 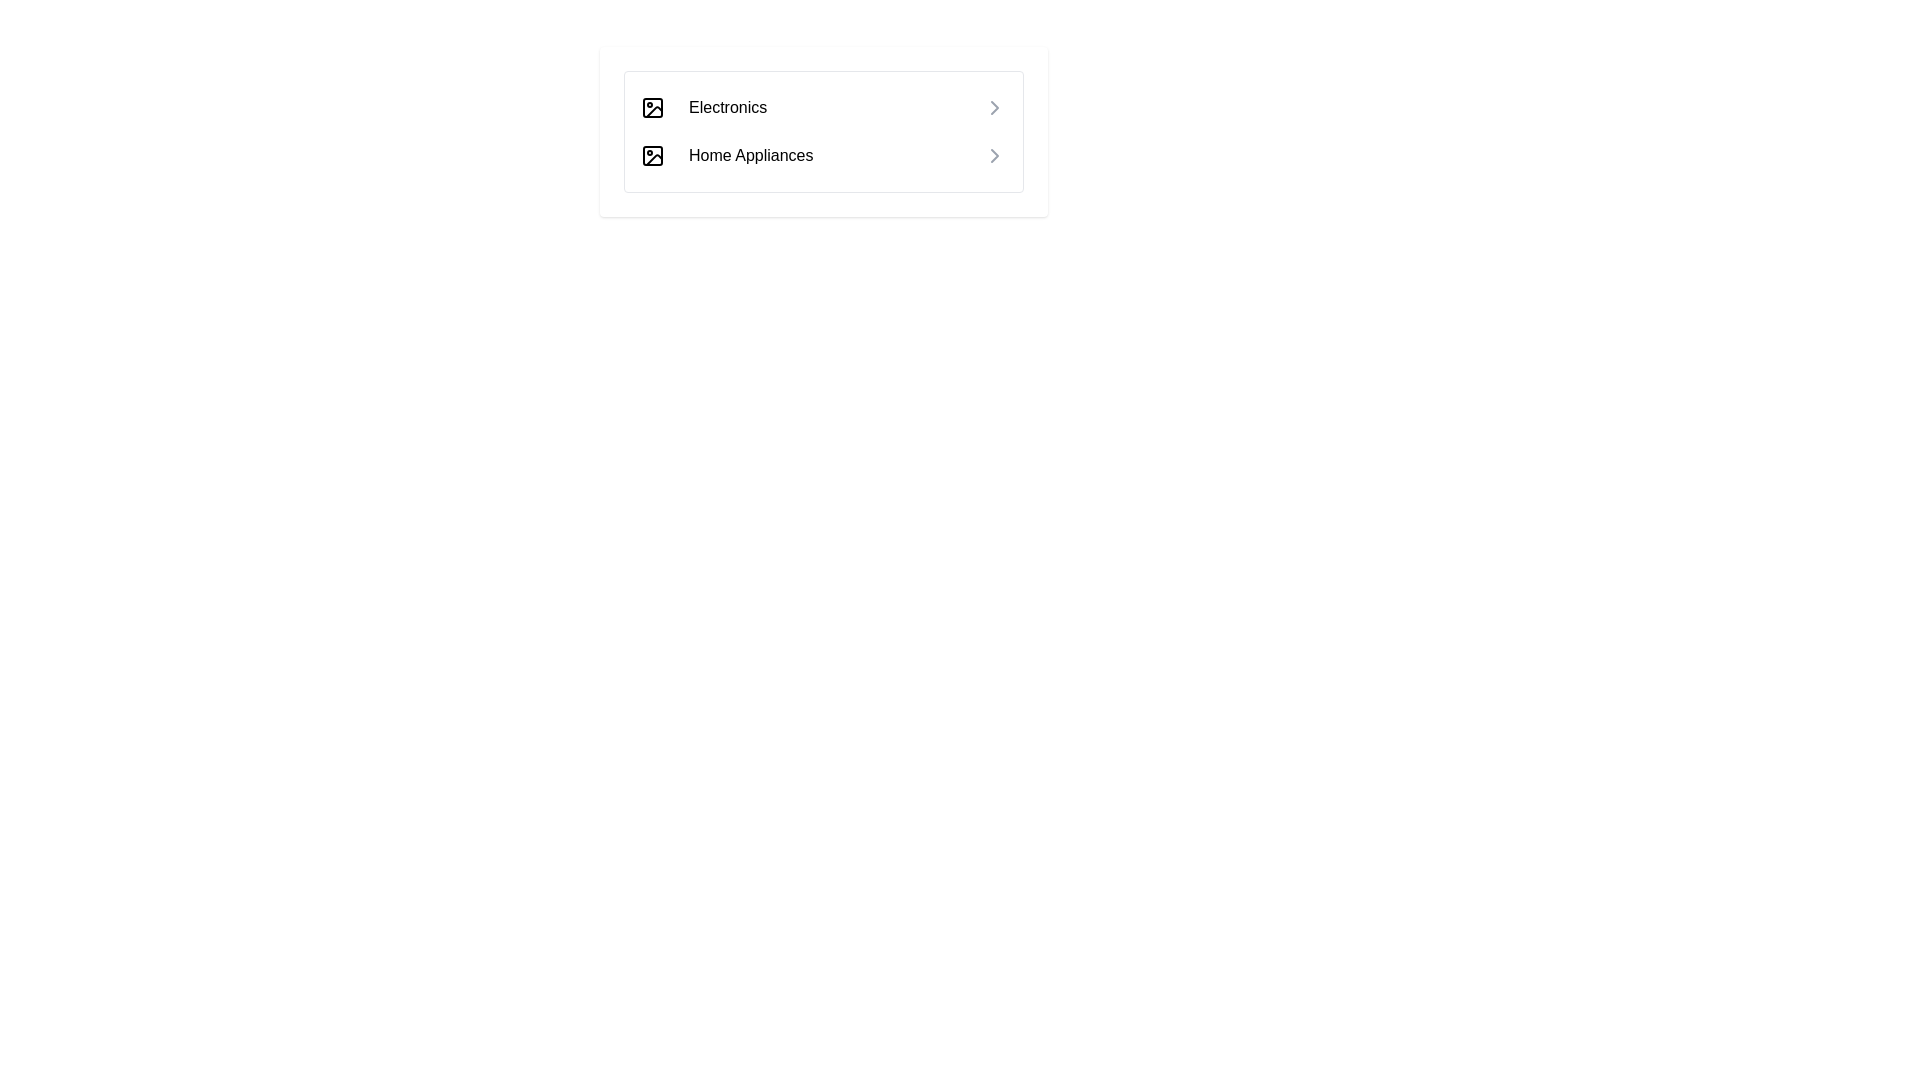 I want to click on the navigation link for 'Home Appliances' located as the second item in the vertical list, positioned below 'Electronics', so click(x=824, y=154).